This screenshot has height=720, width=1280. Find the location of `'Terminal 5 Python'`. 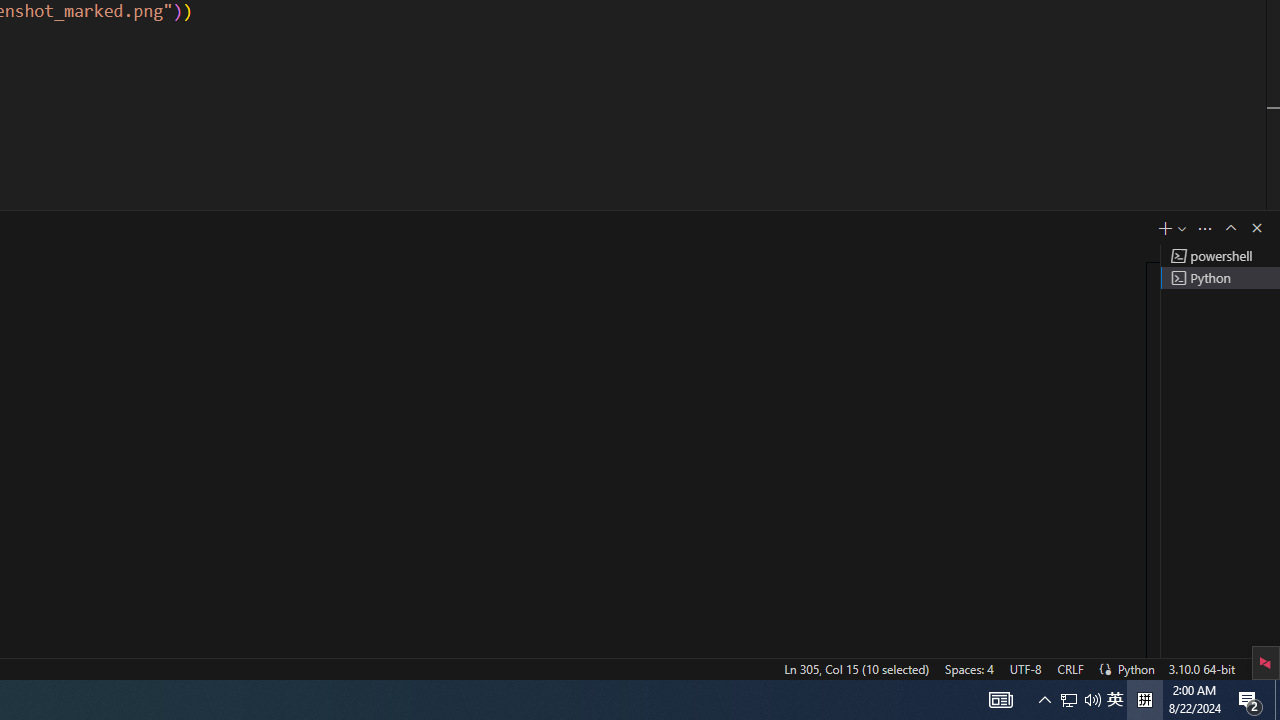

'Terminal 5 Python' is located at coordinates (1219, 277).